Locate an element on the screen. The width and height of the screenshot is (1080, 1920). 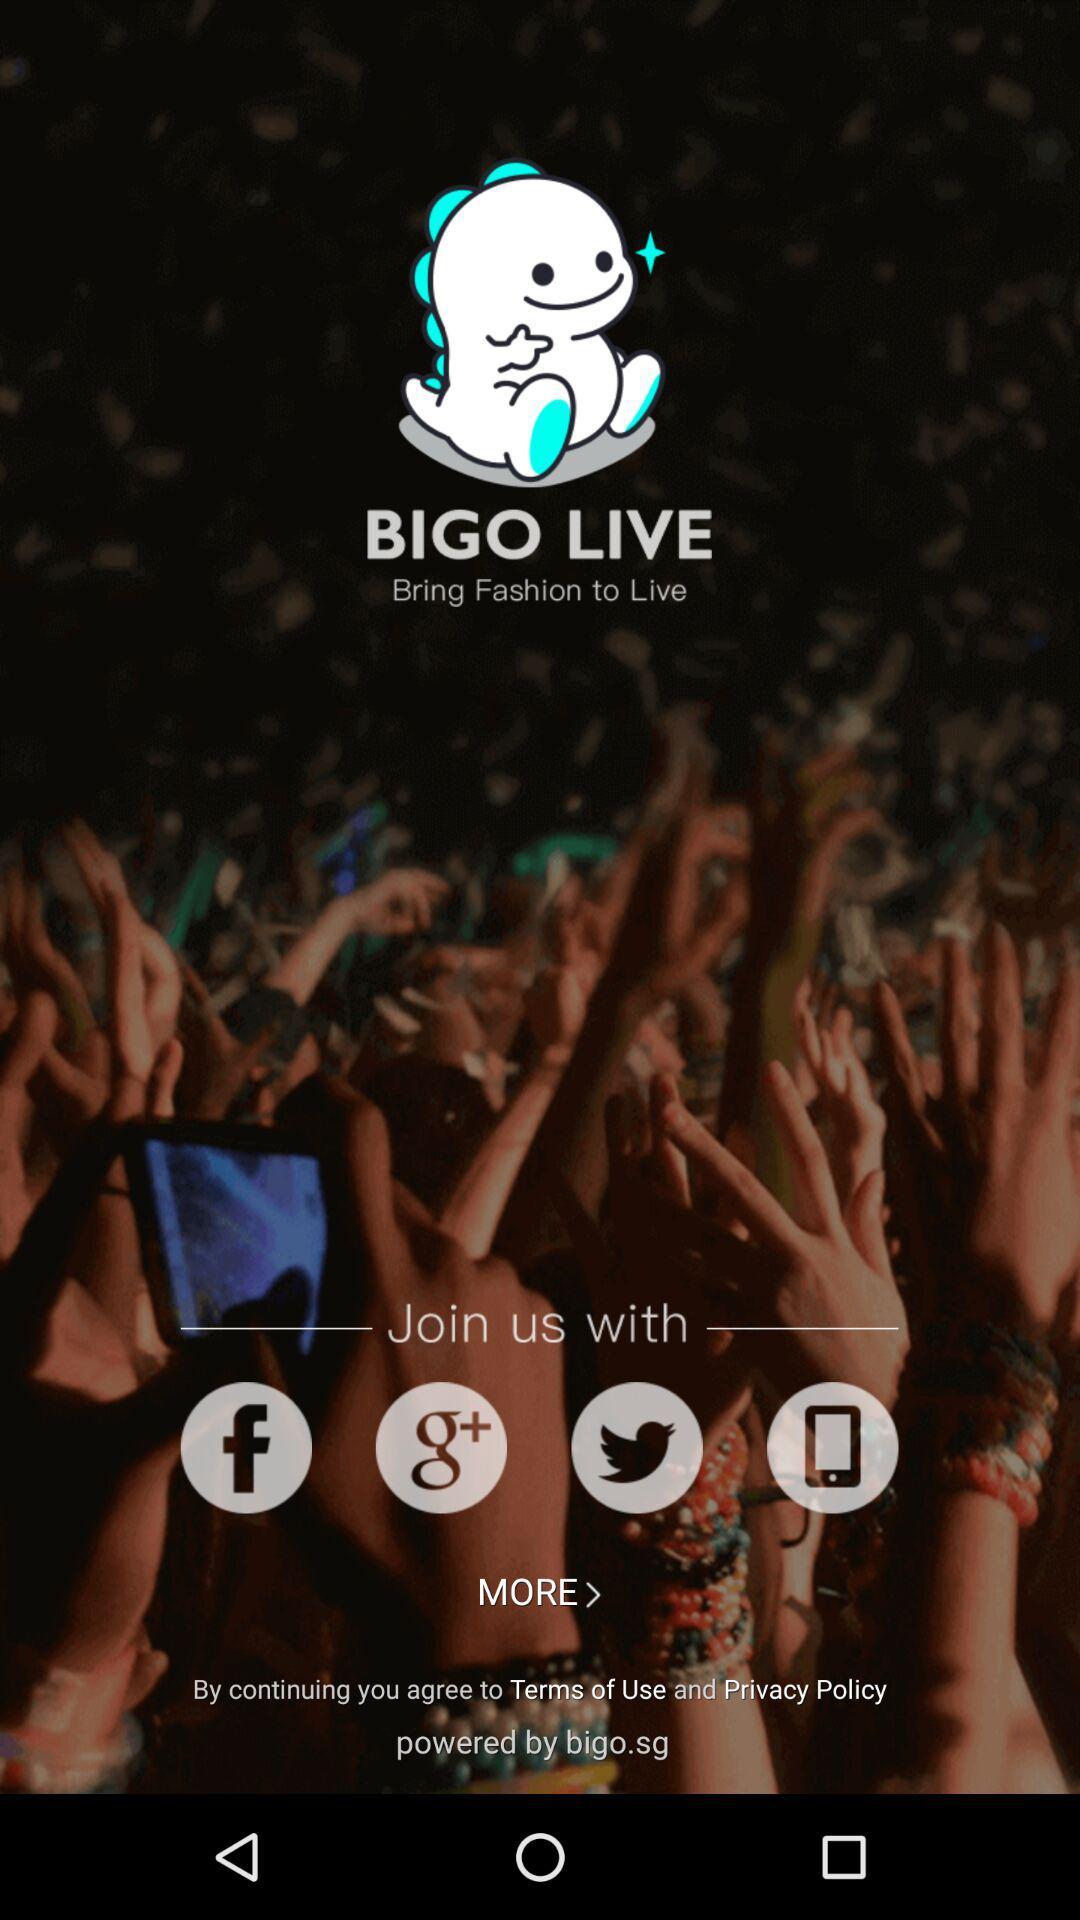
join with social media is located at coordinates (832, 1447).